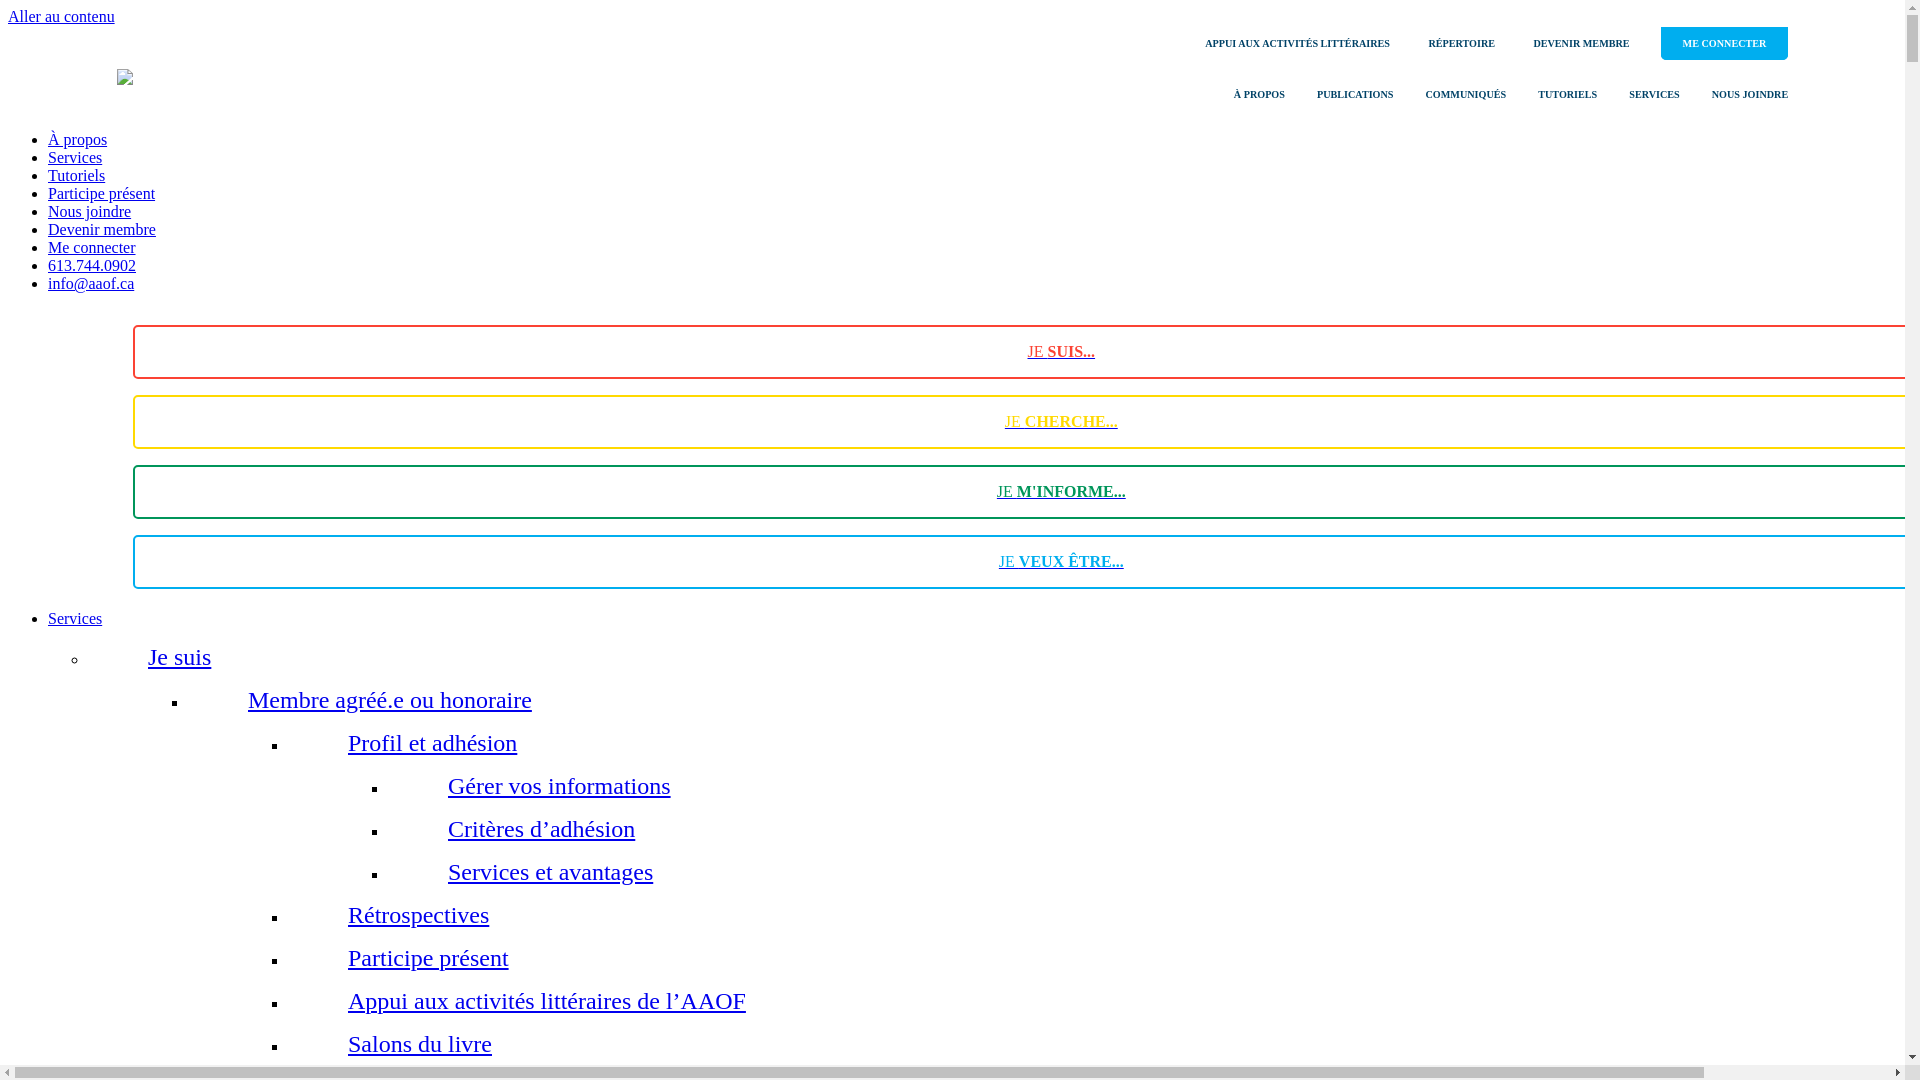  What do you see at coordinates (446, 870) in the screenshot?
I see `'Services et avantages'` at bounding box center [446, 870].